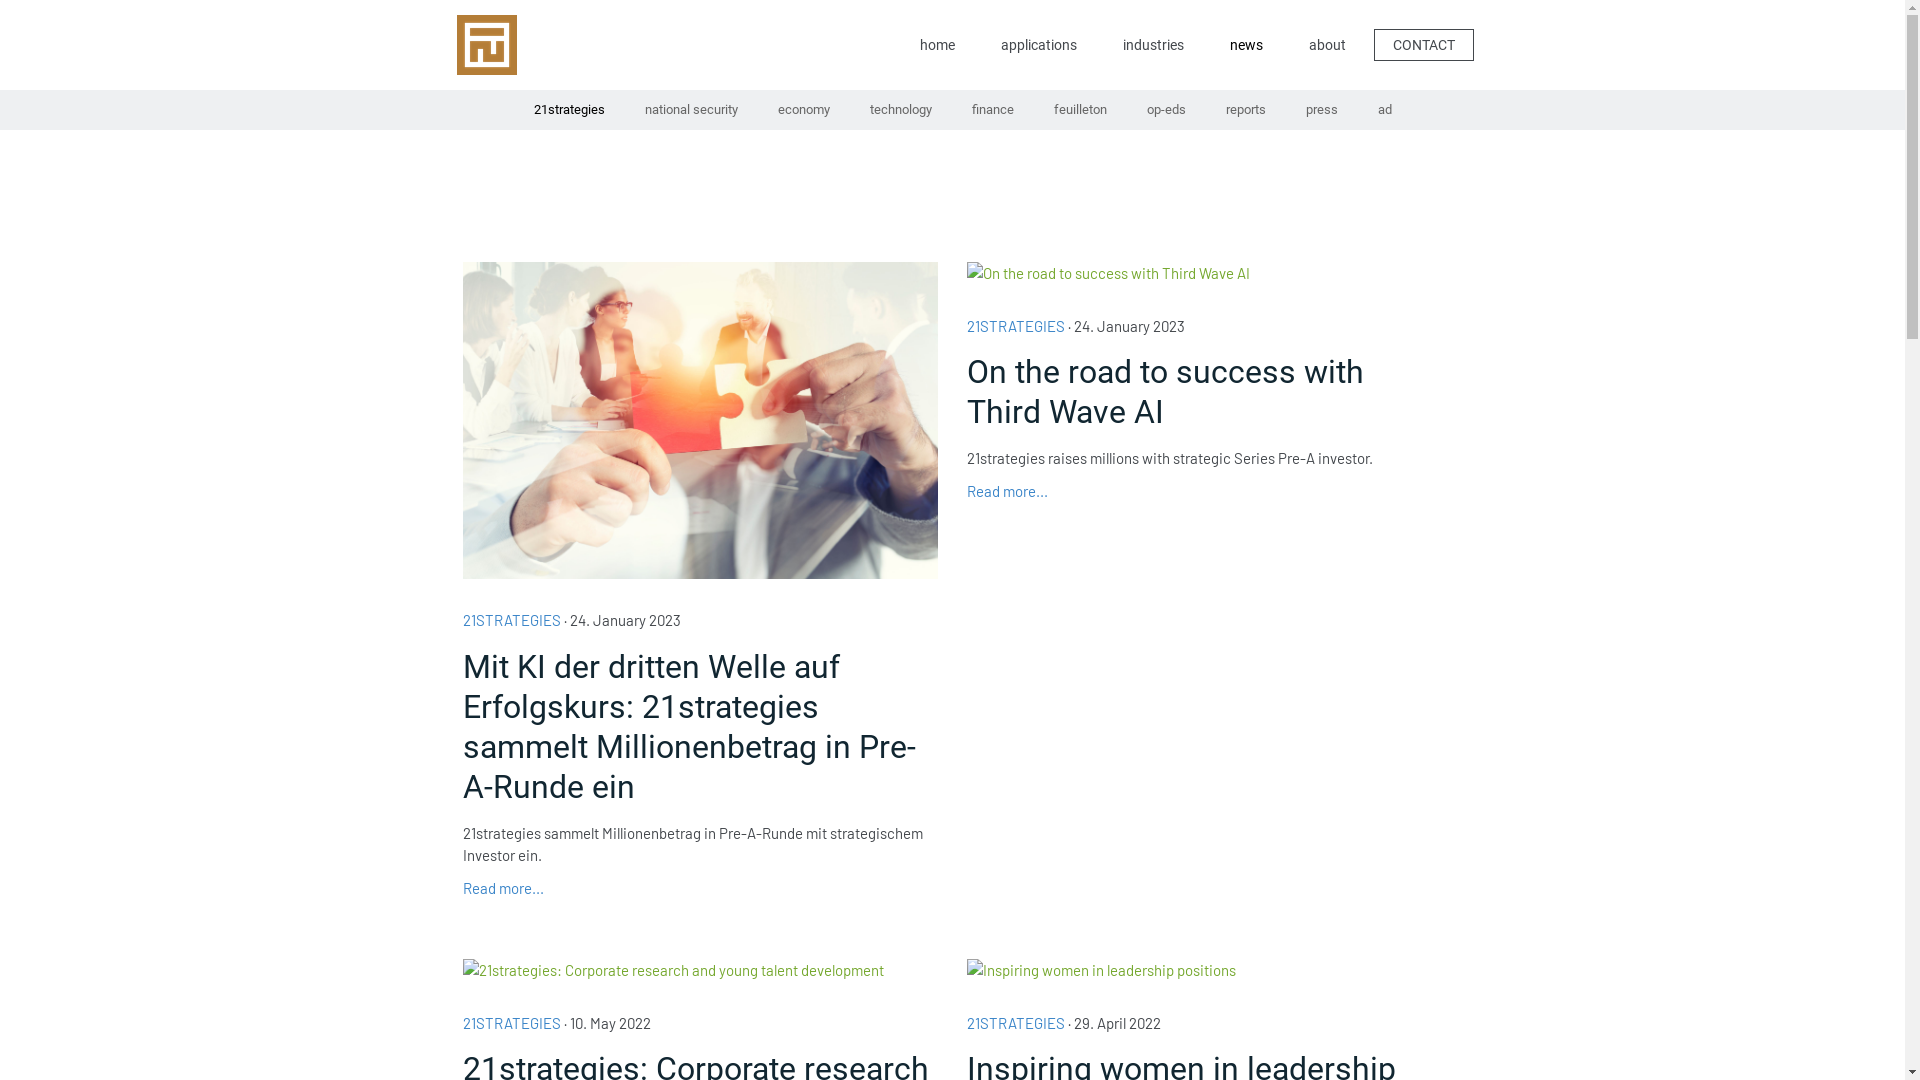 The height and width of the screenshot is (1080, 1920). Describe the element at coordinates (1423, 43) in the screenshot. I see `'CONTACT'` at that location.